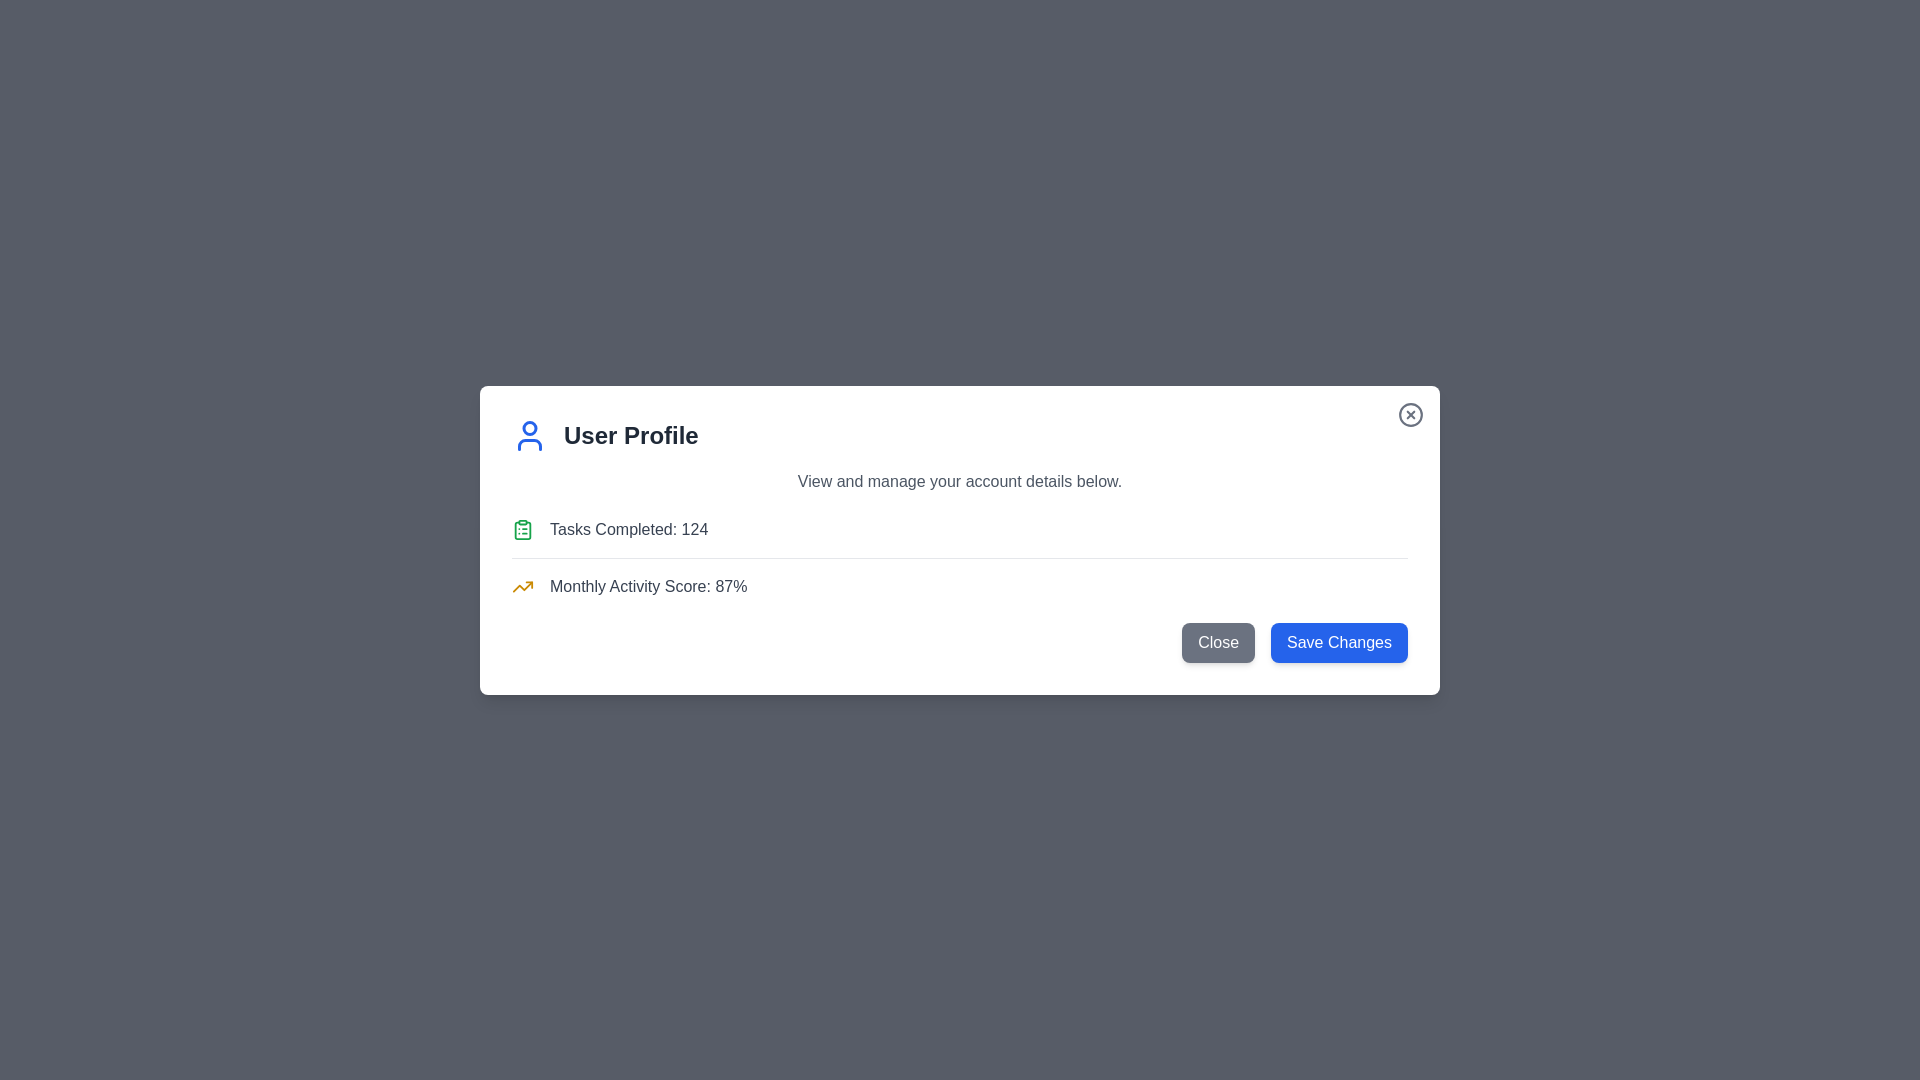  Describe the element at coordinates (1339, 642) in the screenshot. I see `the blue button with rounded corners and white text labeled 'Save Changes'` at that location.